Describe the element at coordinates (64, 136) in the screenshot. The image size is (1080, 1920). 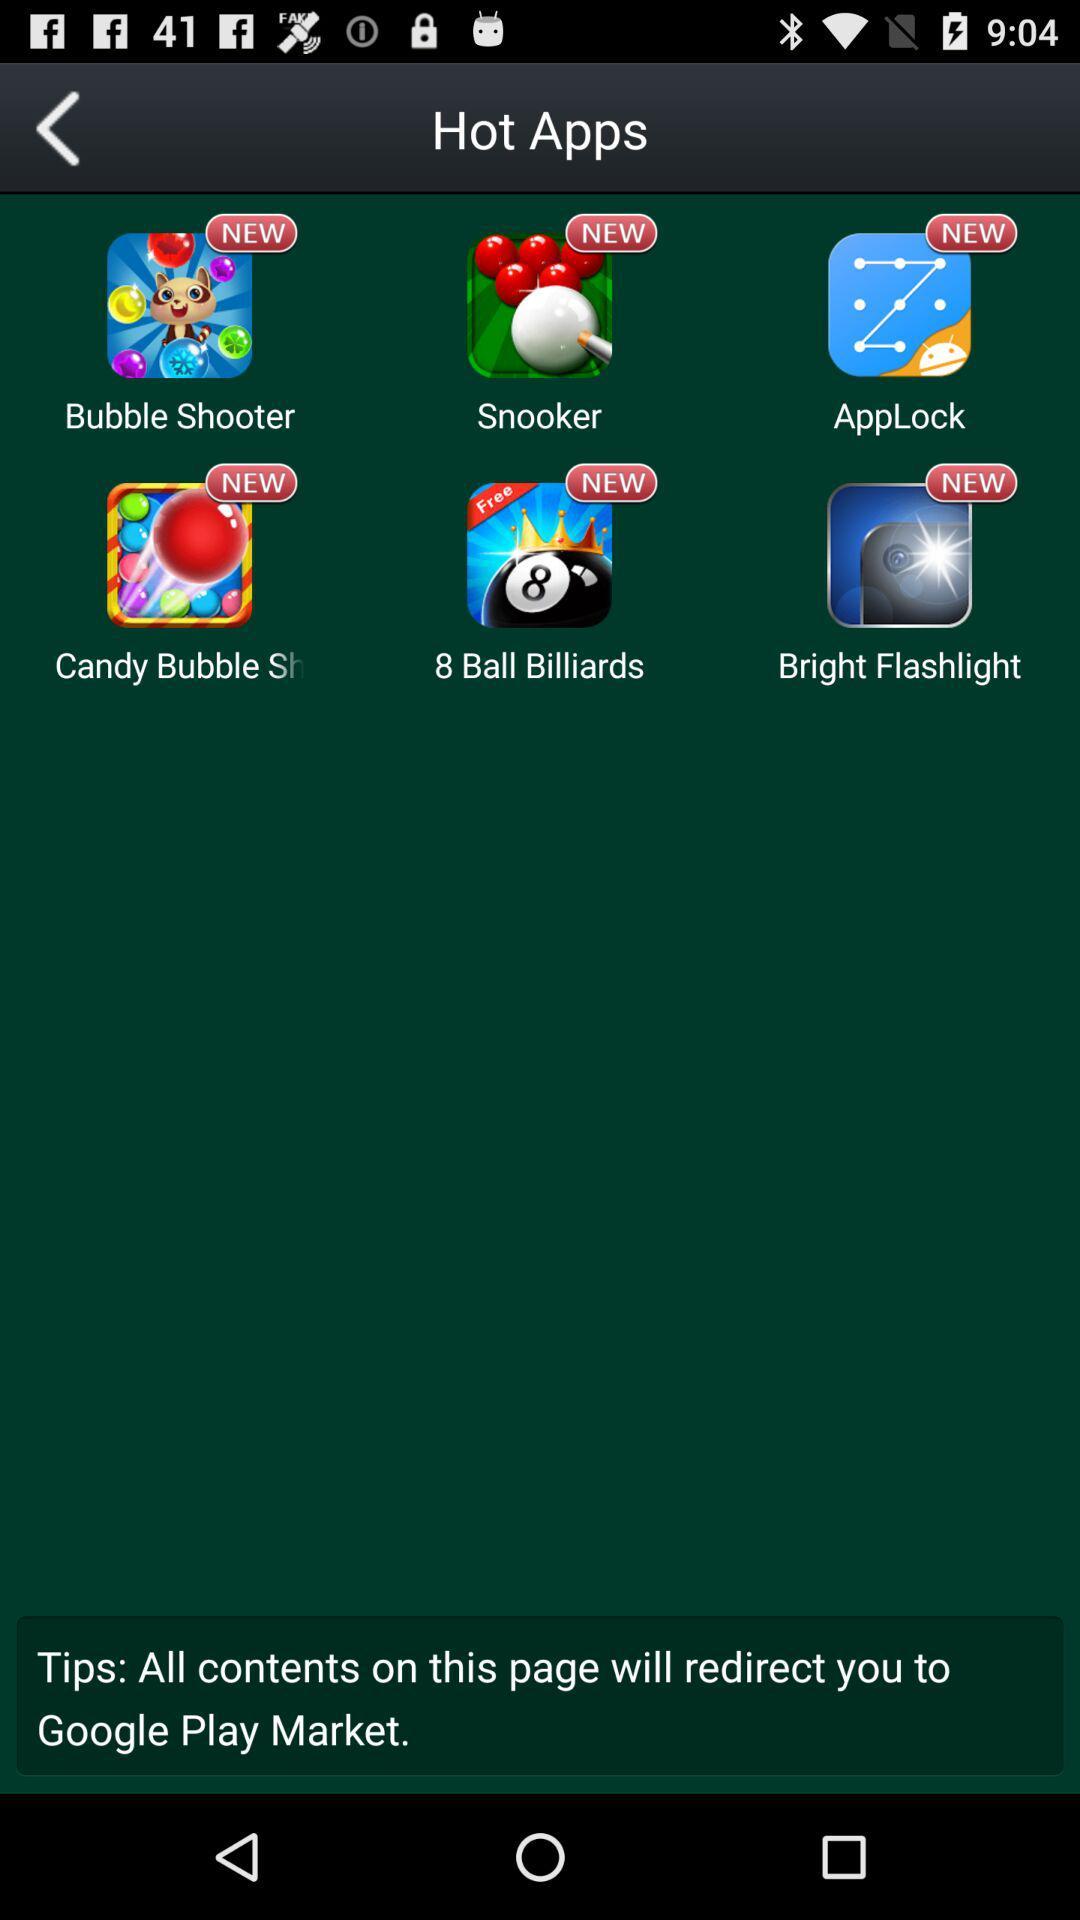
I see `the arrow_backward icon` at that location.